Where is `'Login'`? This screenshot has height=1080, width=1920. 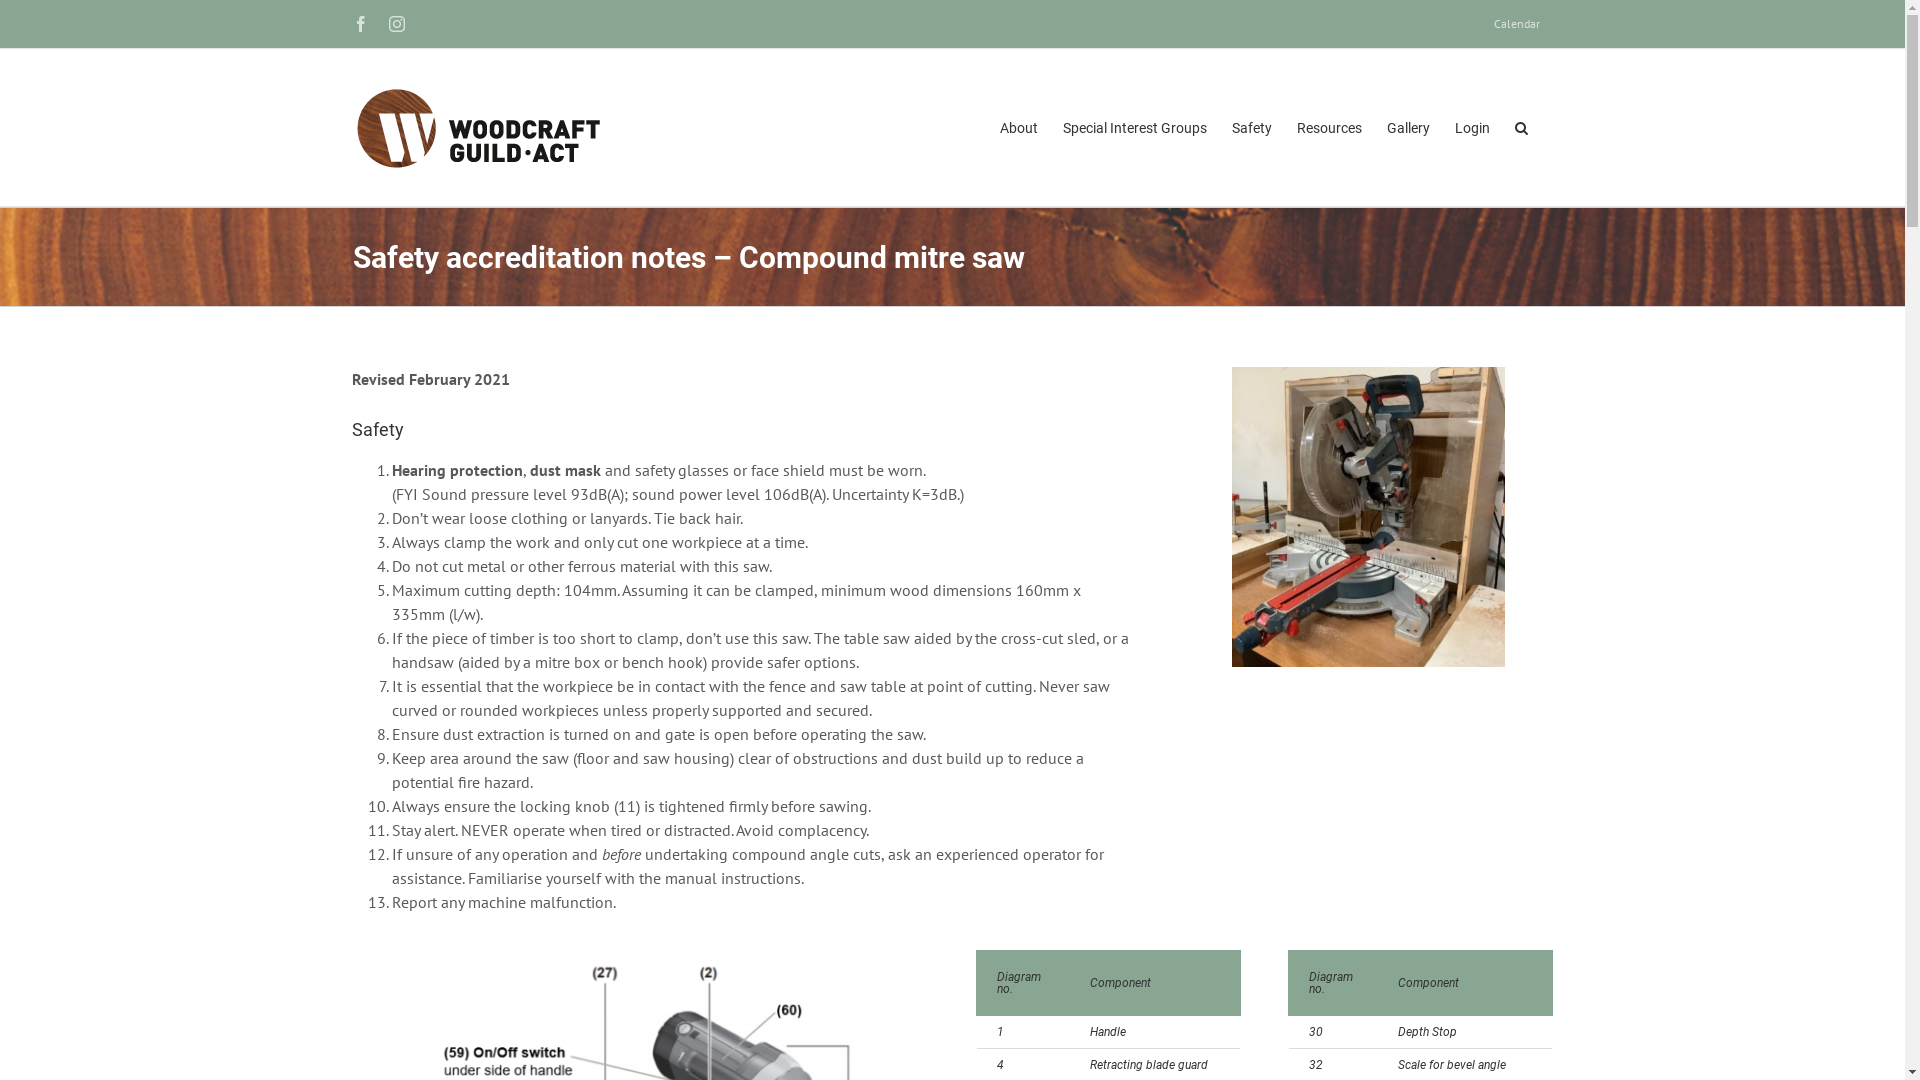
'Login' is located at coordinates (1471, 127).